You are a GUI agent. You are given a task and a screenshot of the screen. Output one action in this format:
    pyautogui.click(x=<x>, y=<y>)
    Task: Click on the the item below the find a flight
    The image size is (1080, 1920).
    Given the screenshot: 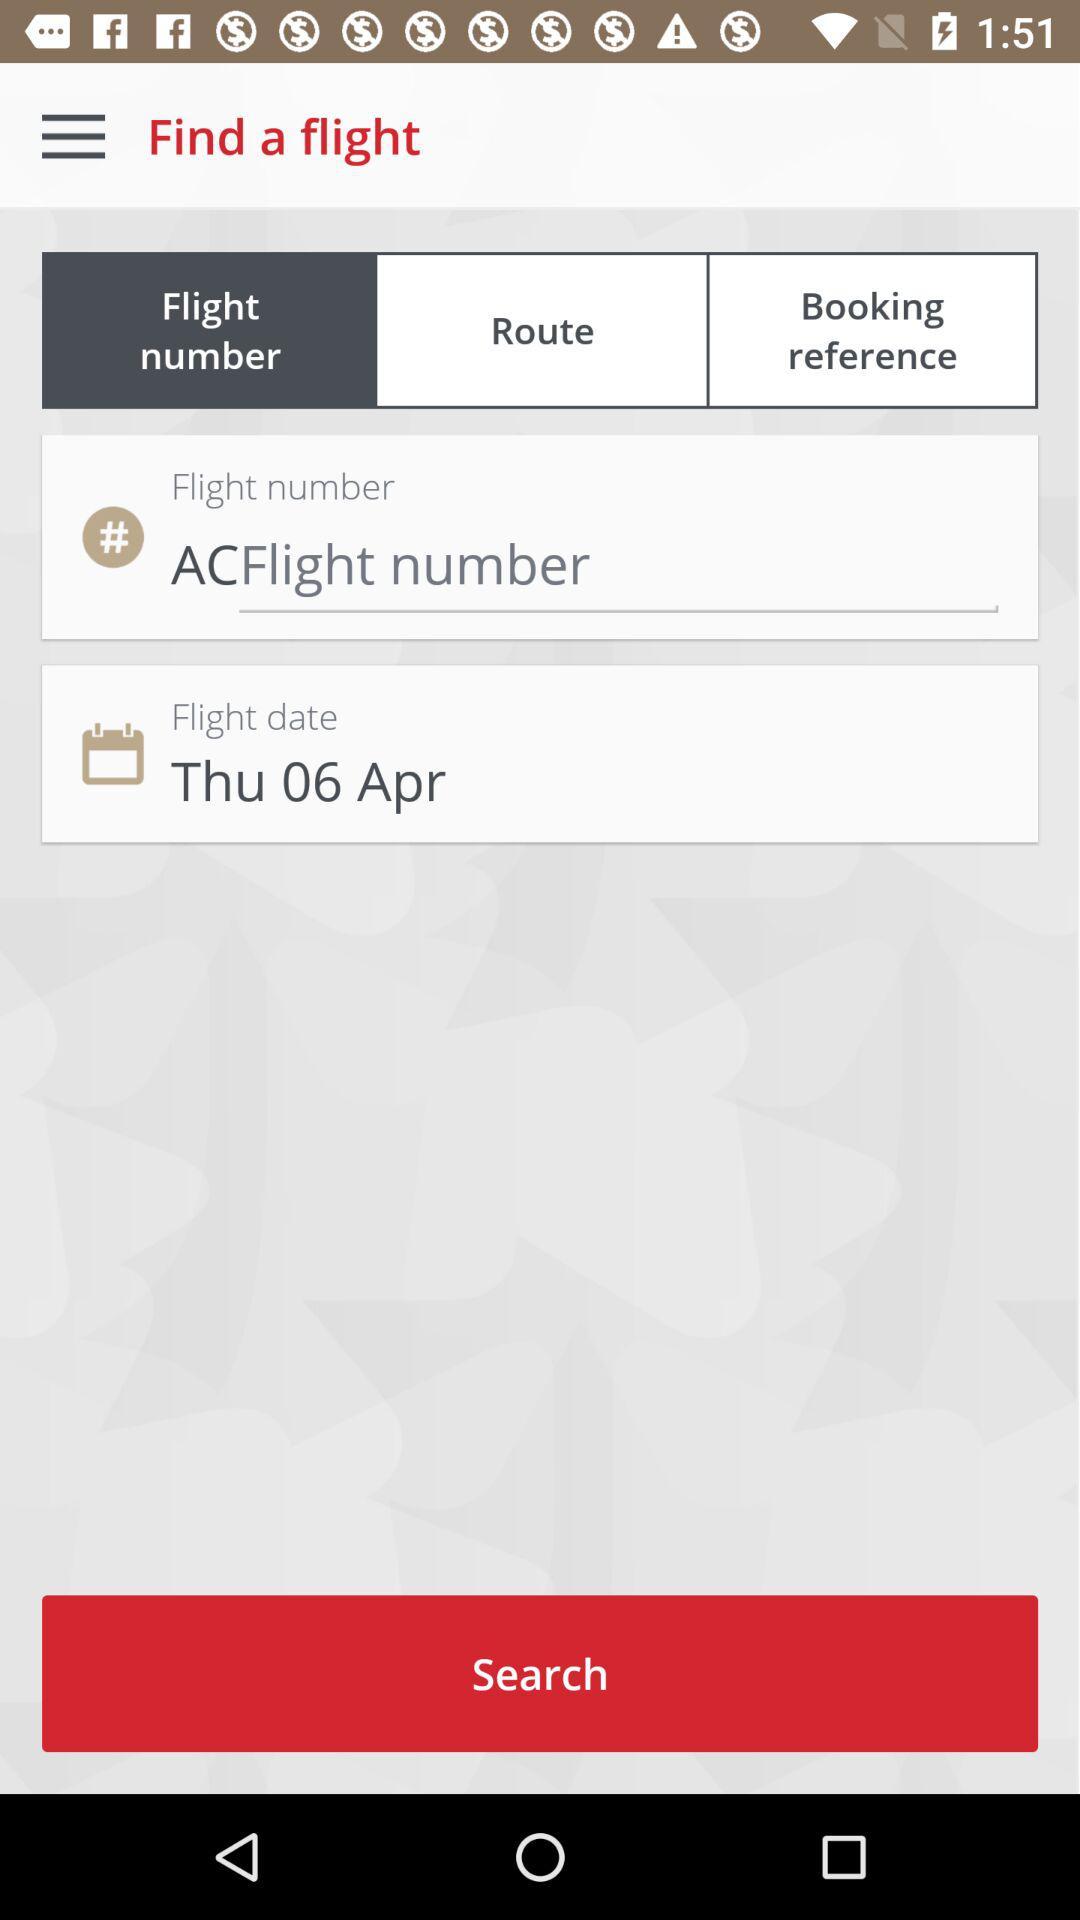 What is the action you would take?
    pyautogui.click(x=542, y=330)
    